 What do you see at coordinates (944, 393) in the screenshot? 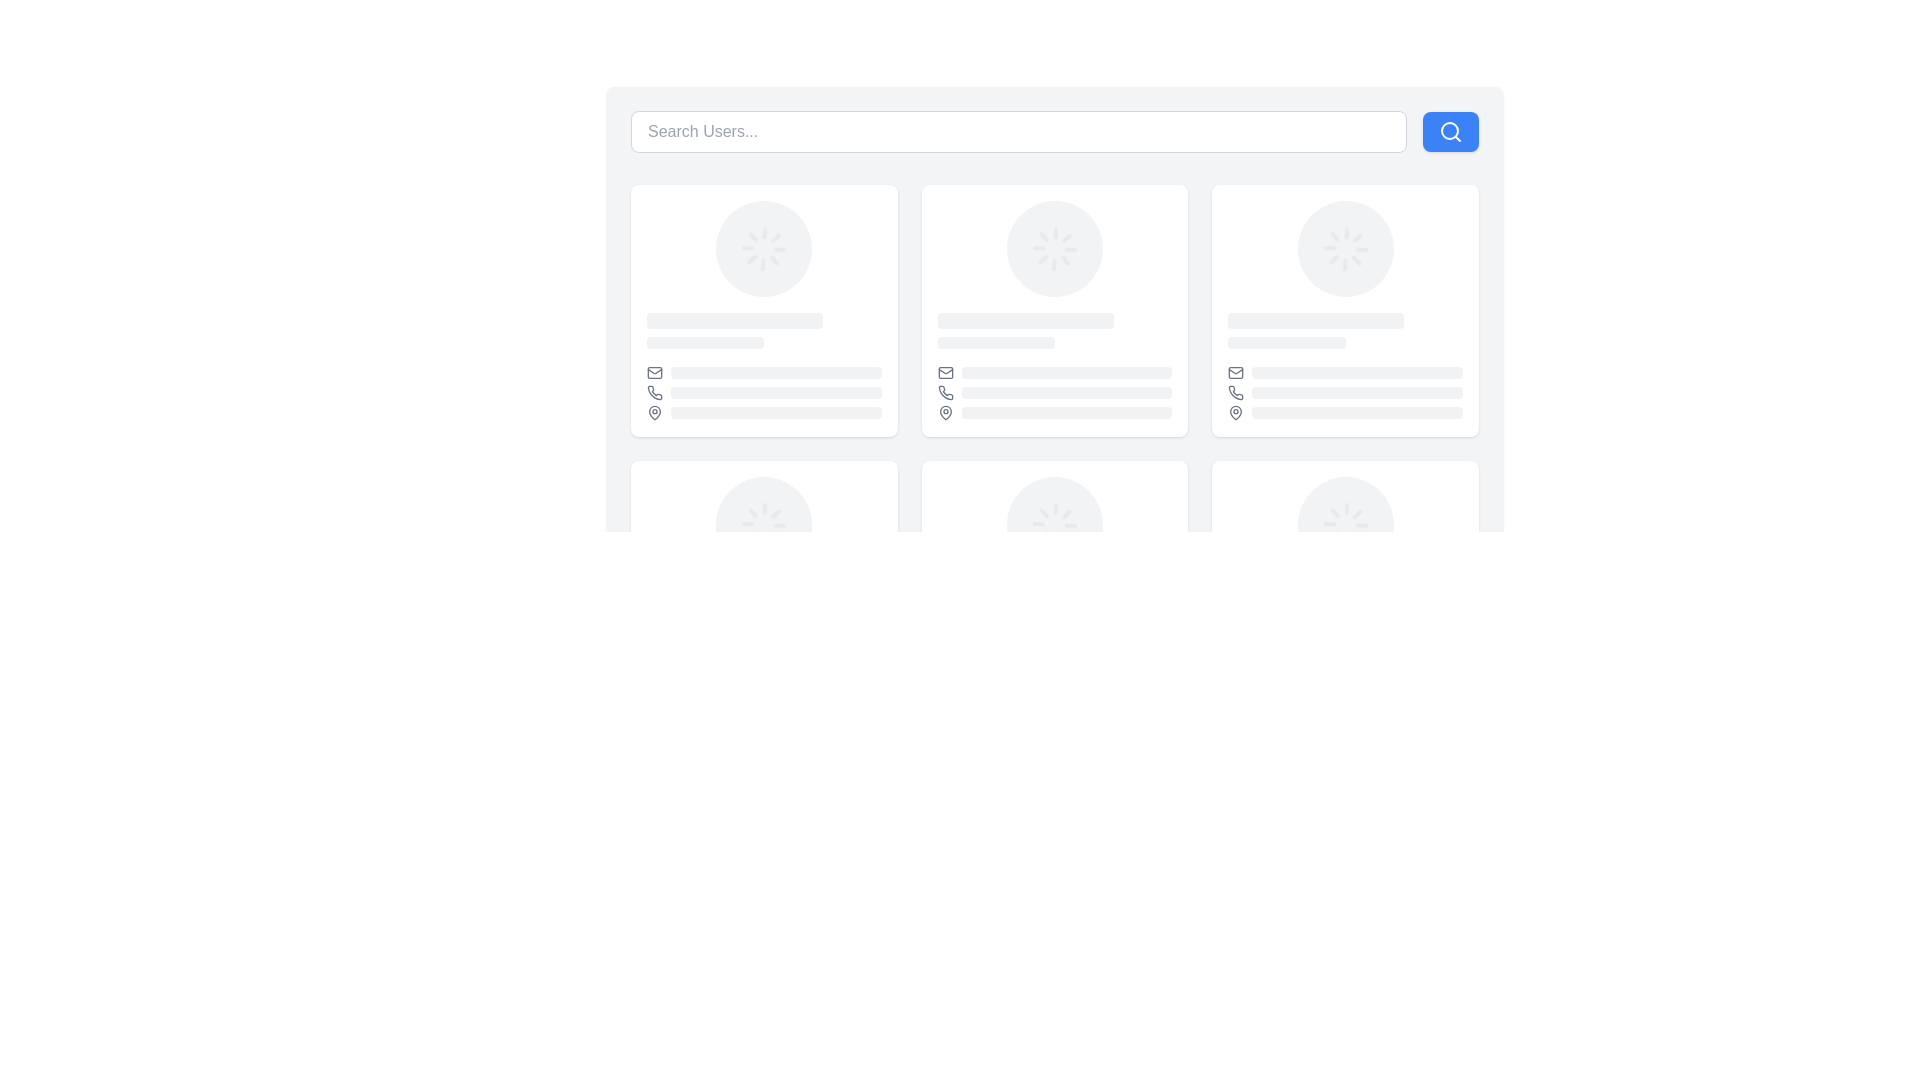
I see `the phone icon, which is a compact illustration of a telephone handset styled with a gray hue, located in the top-left segment of a card layout` at bounding box center [944, 393].